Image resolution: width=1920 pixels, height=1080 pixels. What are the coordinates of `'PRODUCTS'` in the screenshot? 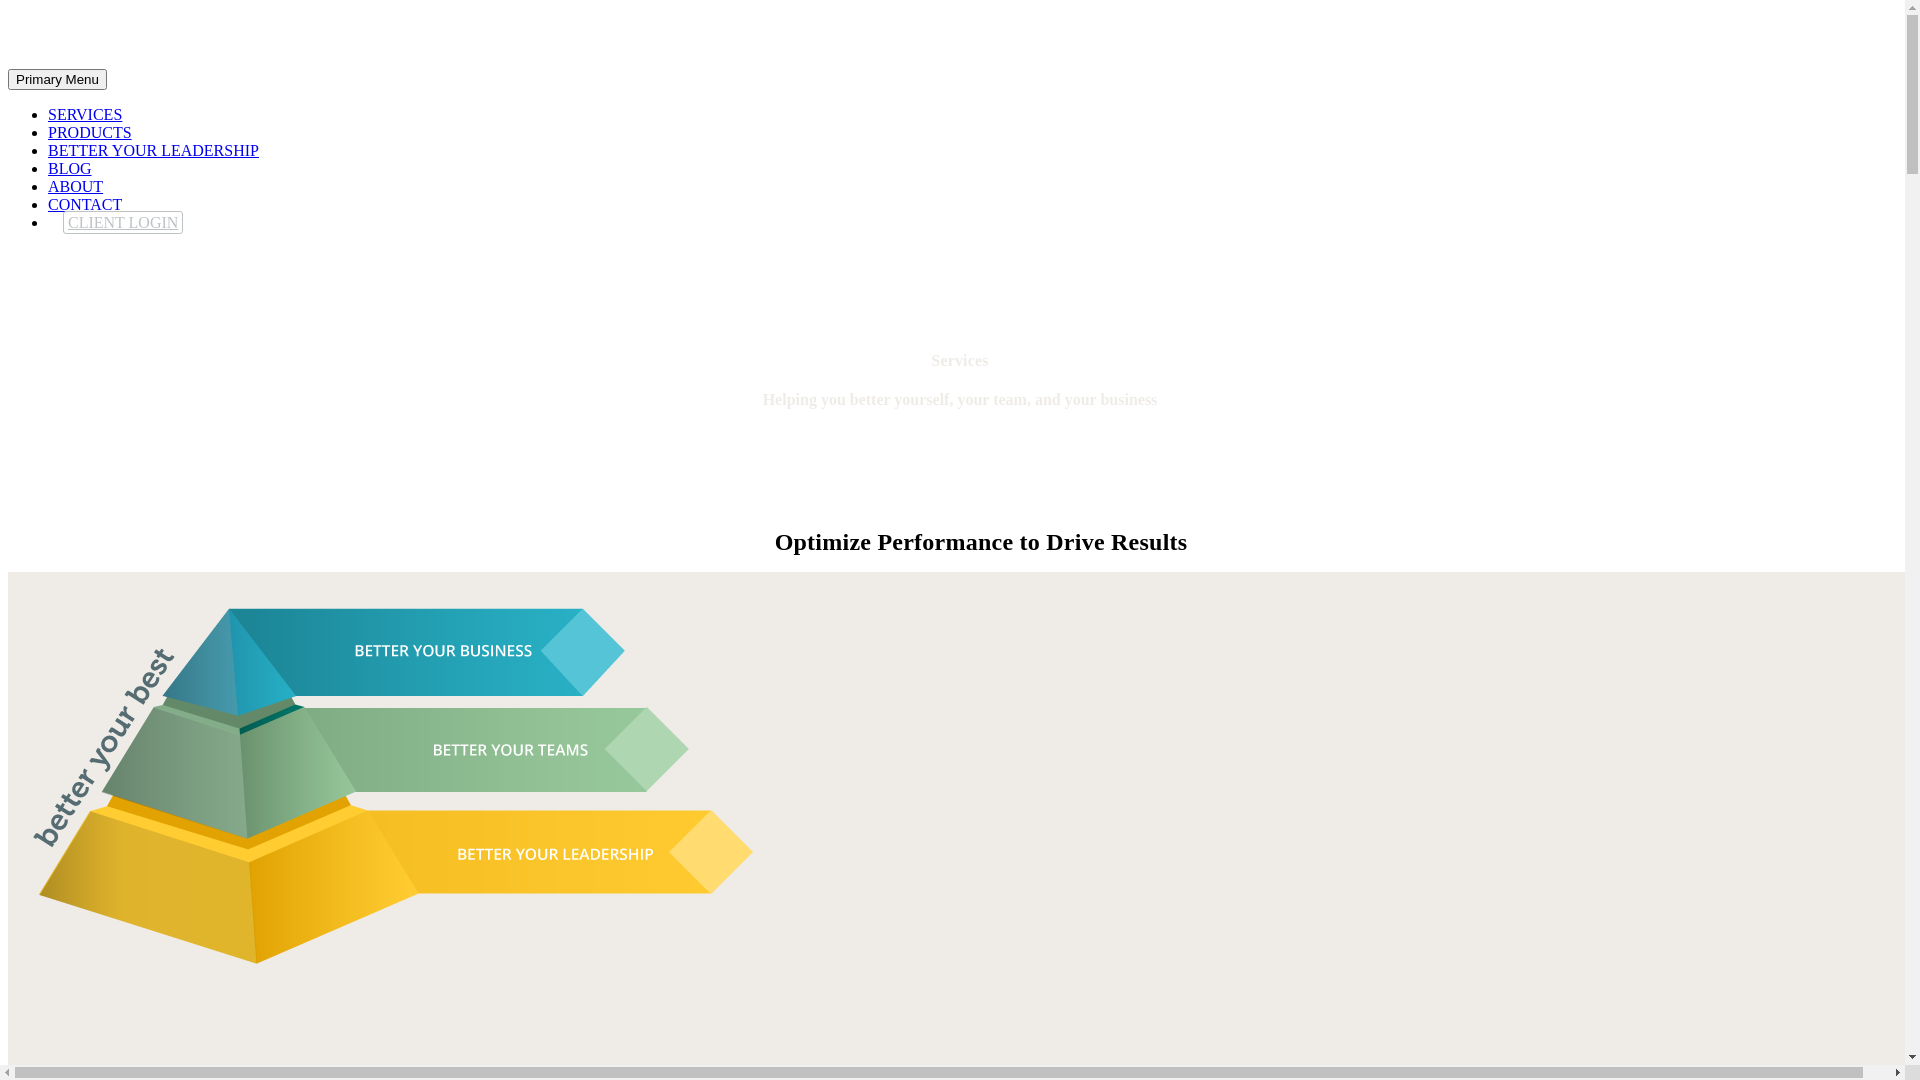 It's located at (89, 132).